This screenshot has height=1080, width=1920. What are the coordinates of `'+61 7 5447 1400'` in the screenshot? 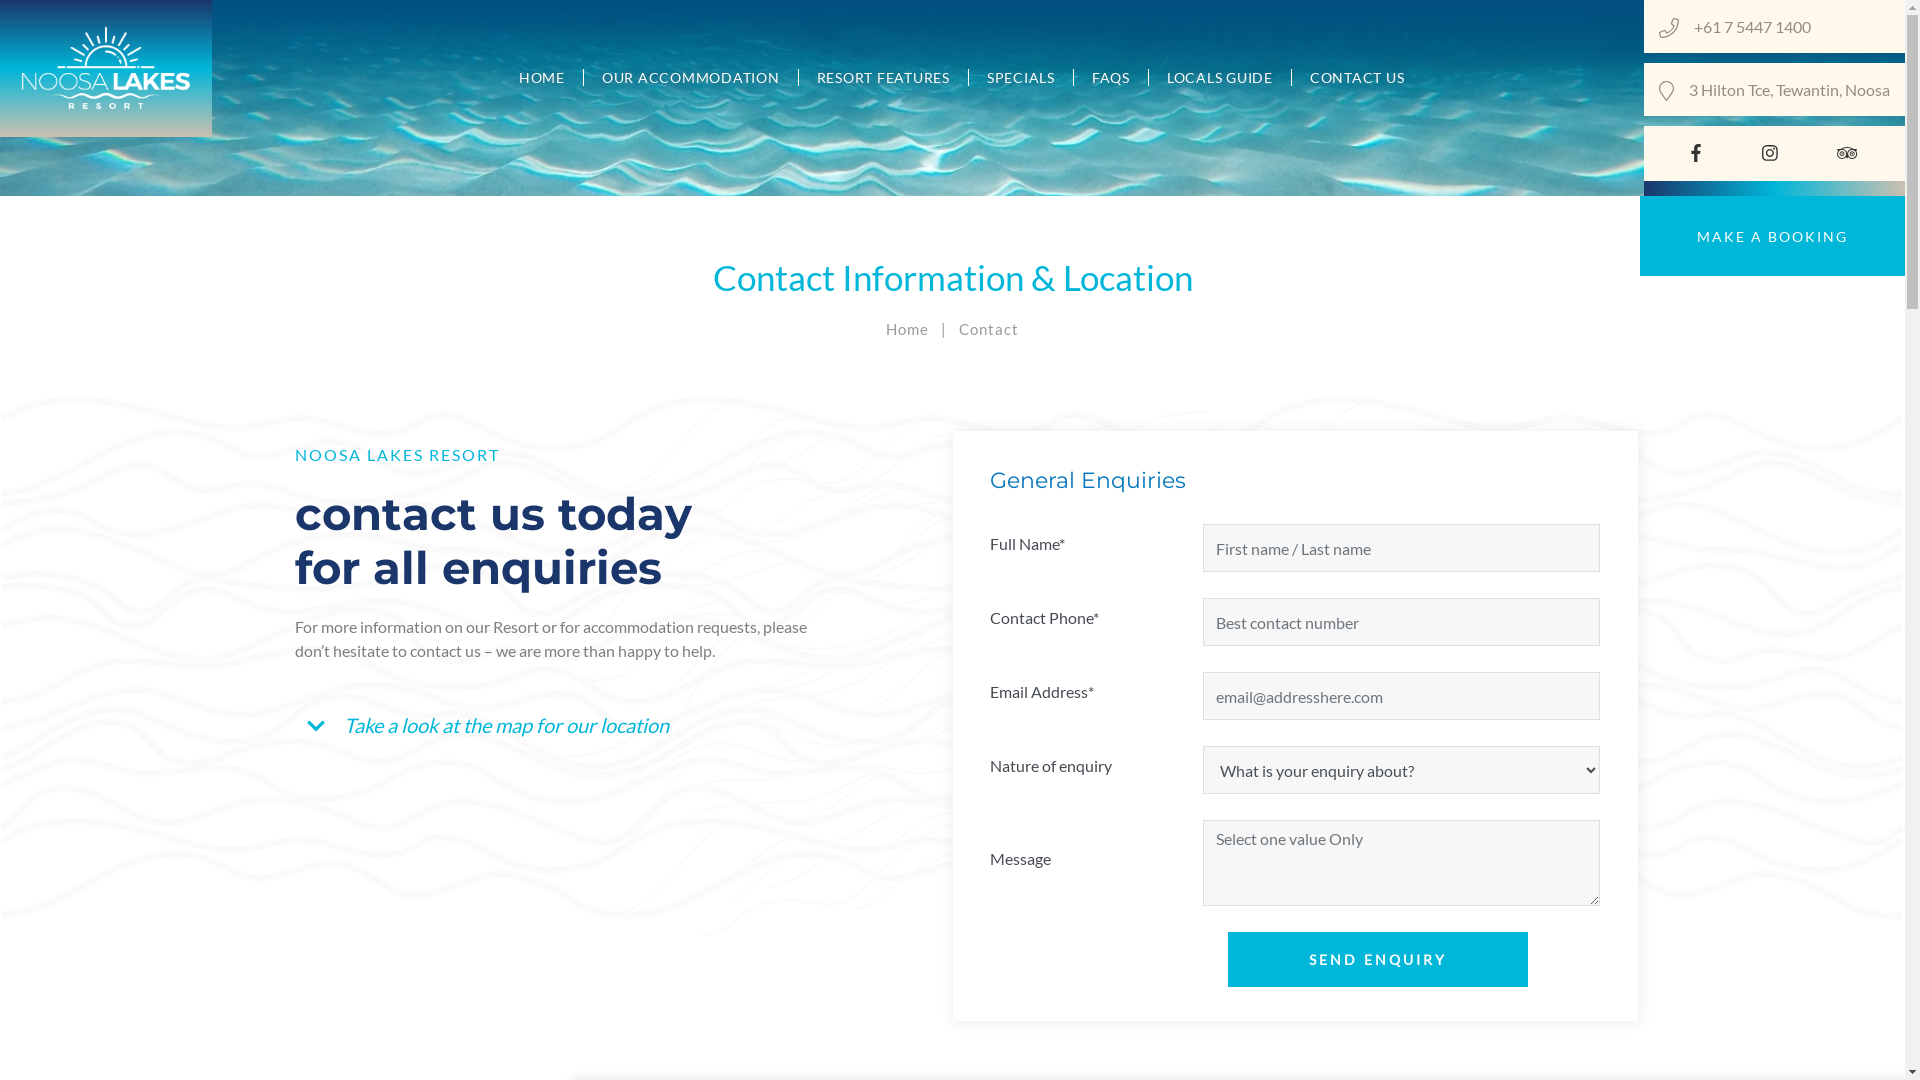 It's located at (1791, 26).